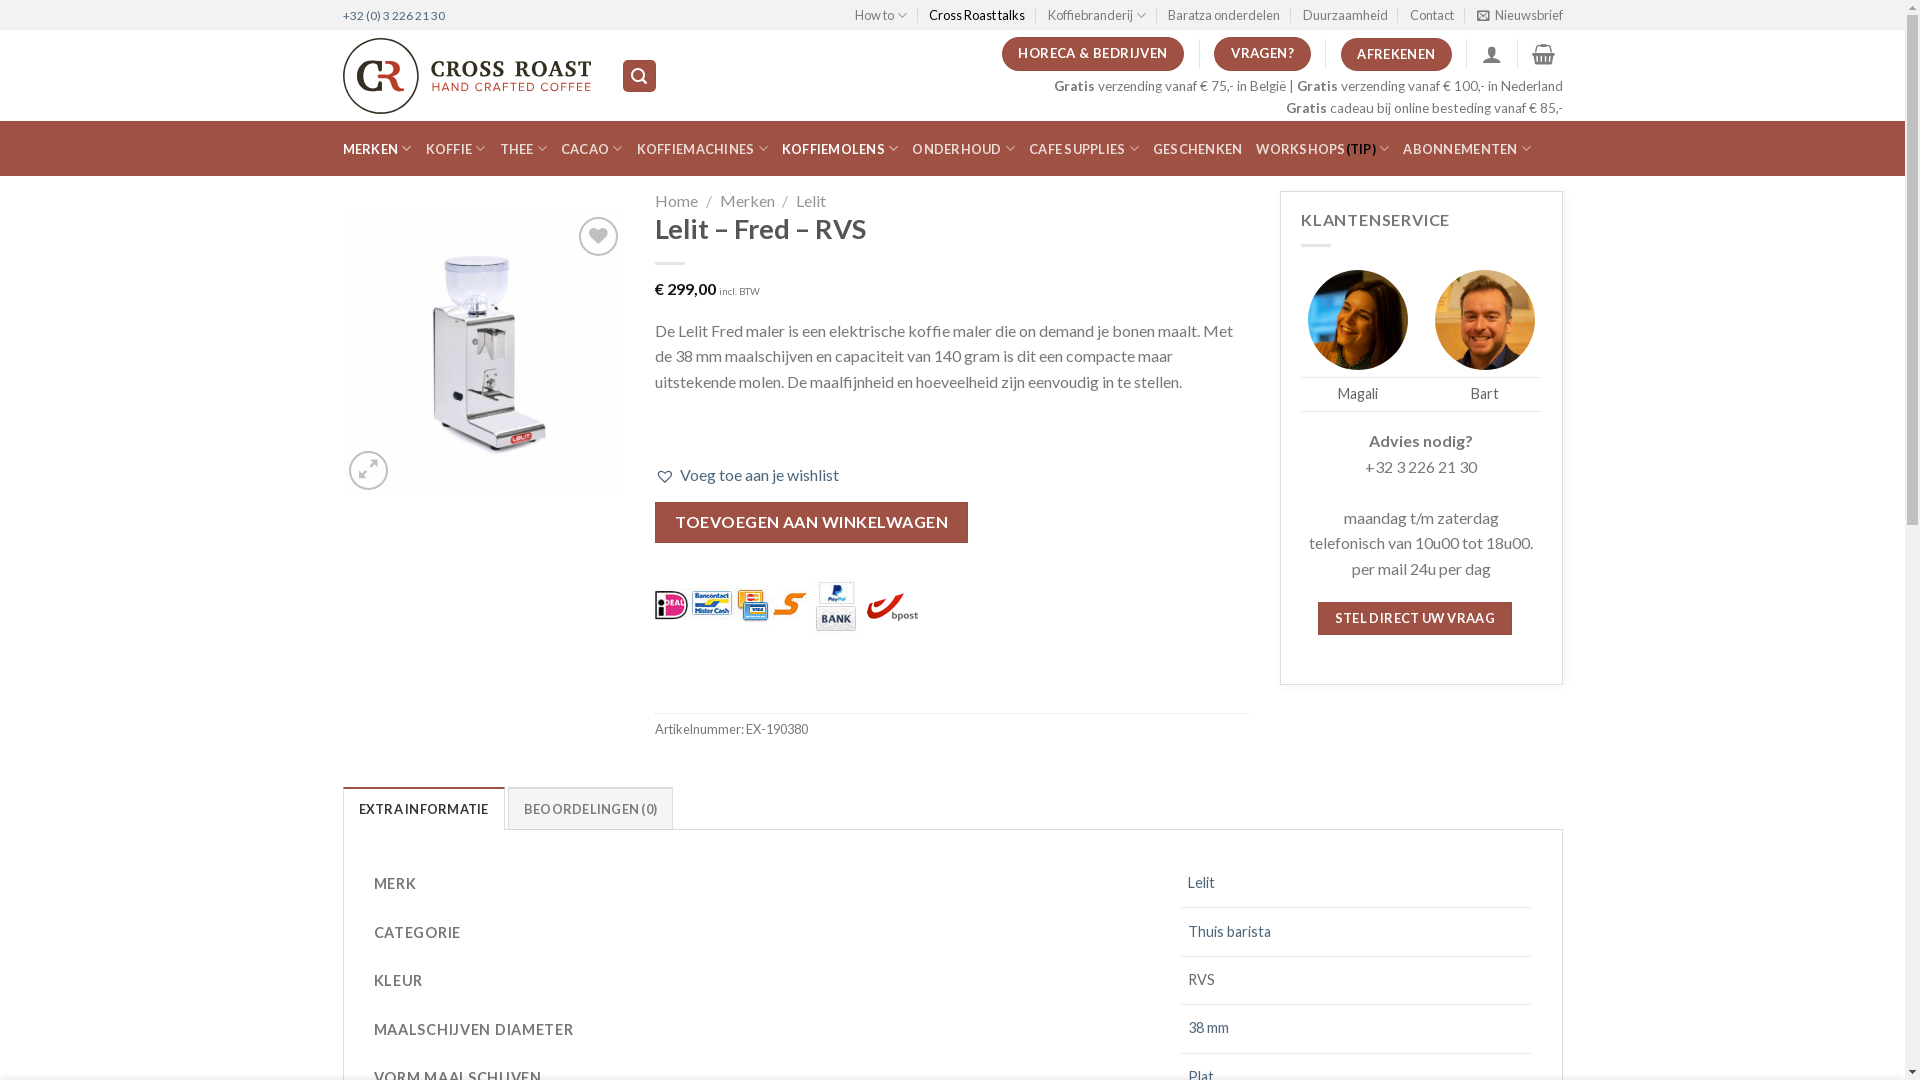 This screenshot has width=1920, height=1080. What do you see at coordinates (1409, 15) in the screenshot?
I see `'Contact'` at bounding box center [1409, 15].